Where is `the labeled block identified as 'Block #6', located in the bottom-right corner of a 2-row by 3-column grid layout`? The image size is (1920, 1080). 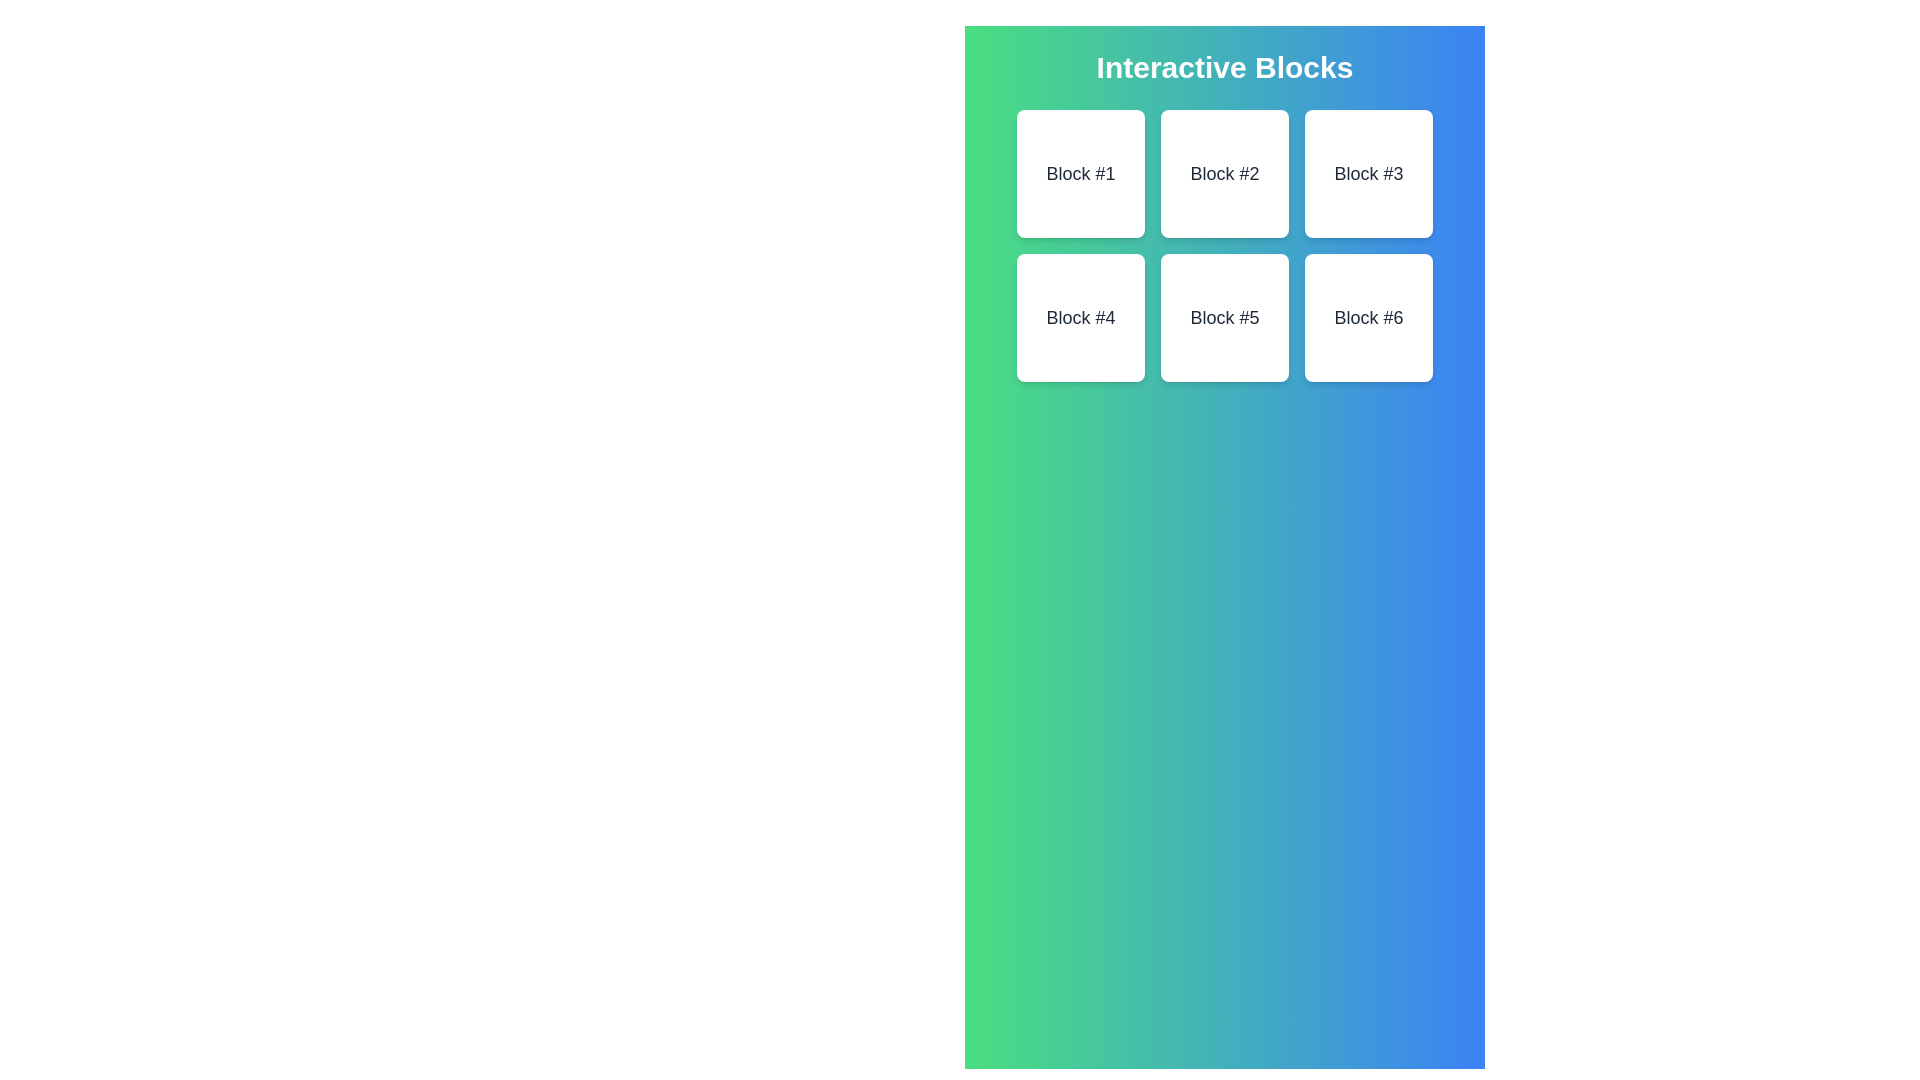 the labeled block identified as 'Block #6', located in the bottom-right corner of a 2-row by 3-column grid layout is located at coordinates (1367, 316).